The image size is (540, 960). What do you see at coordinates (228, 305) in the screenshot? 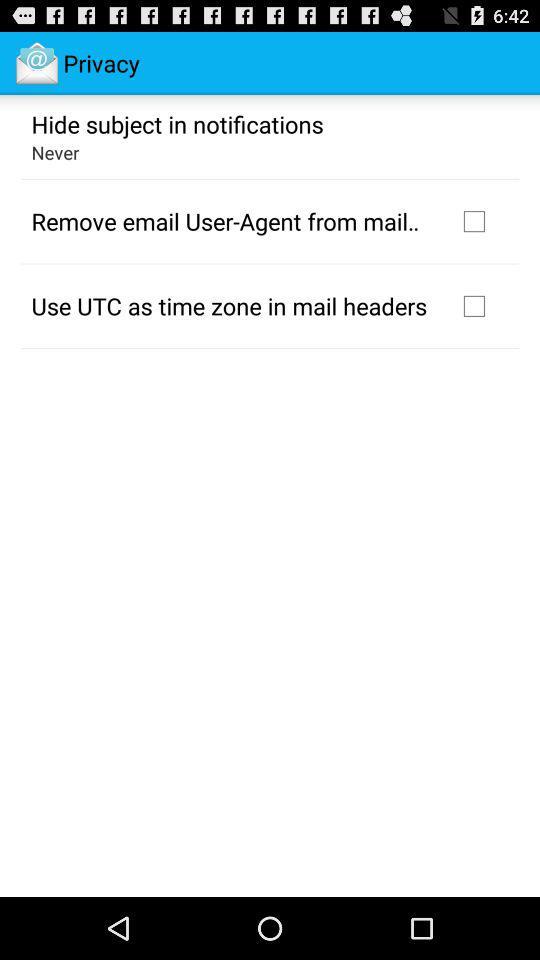
I see `the use utc as item` at bounding box center [228, 305].